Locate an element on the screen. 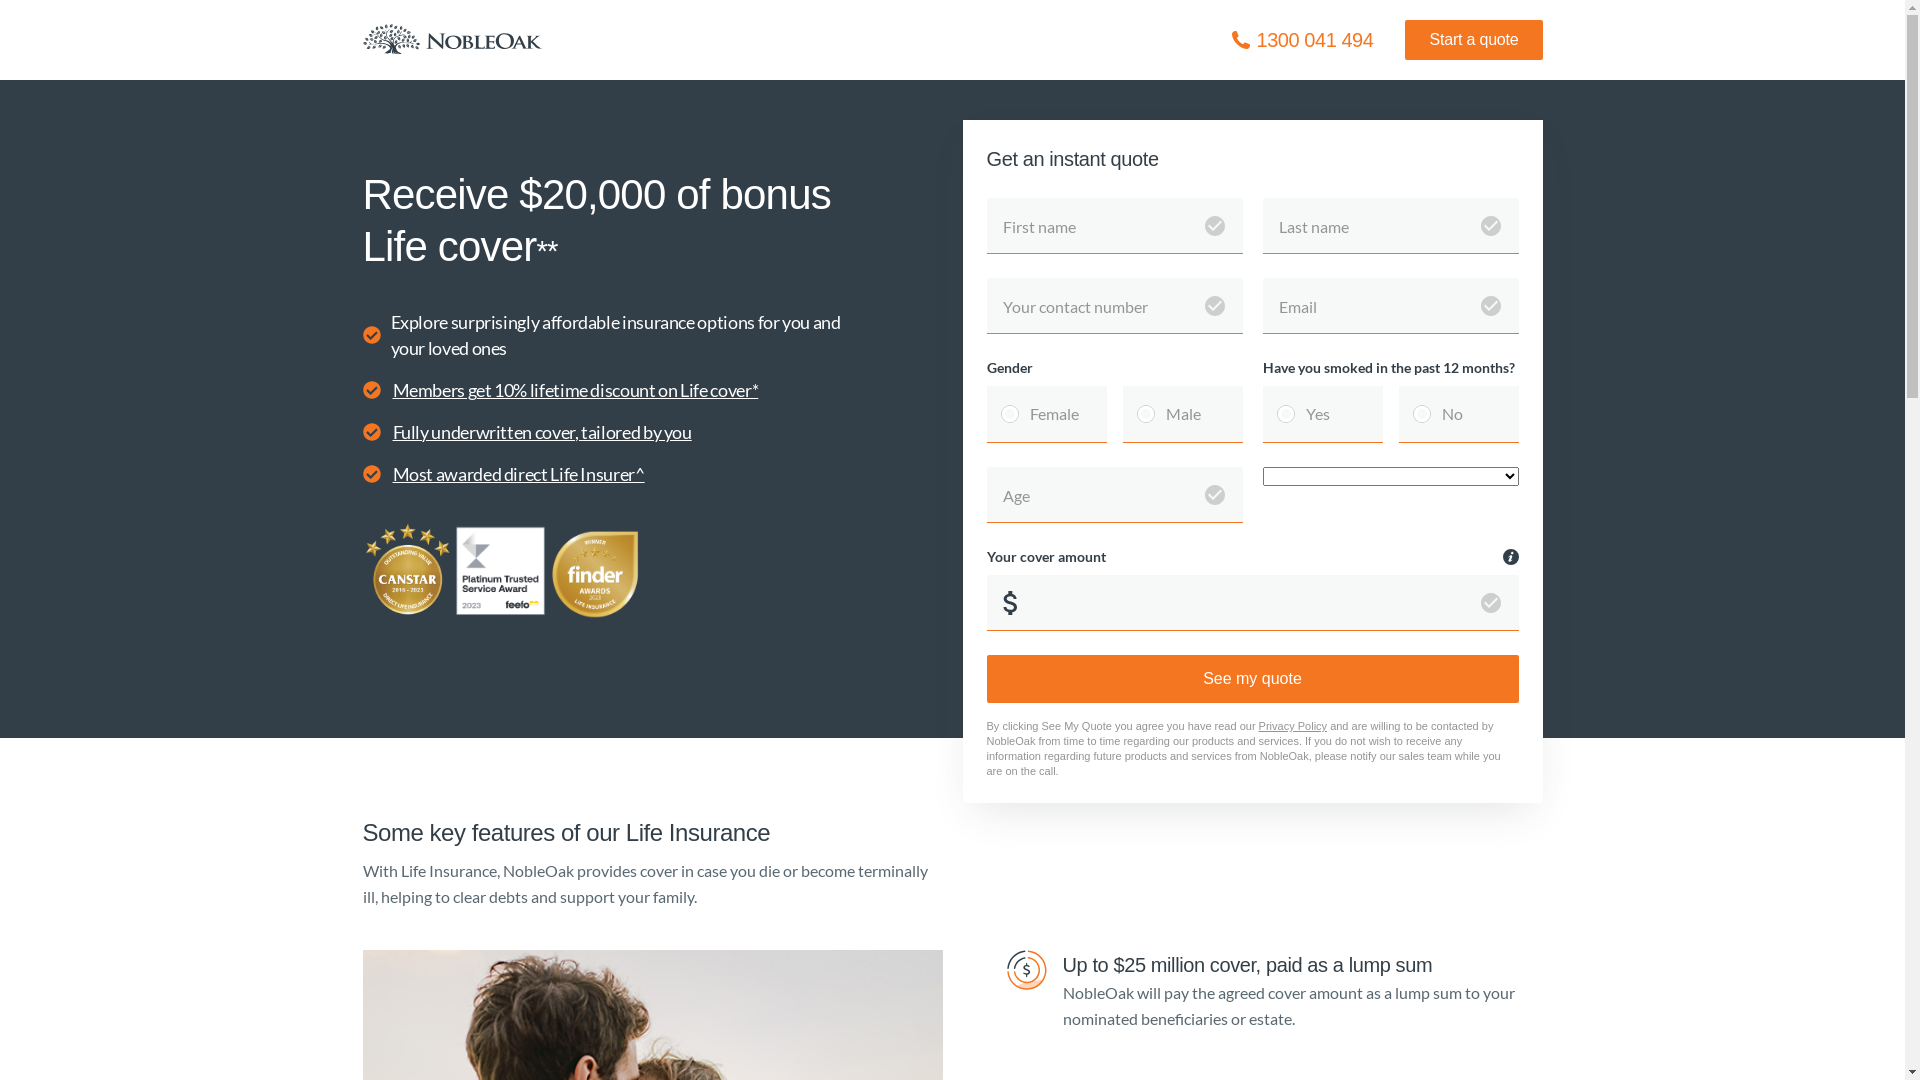 Image resolution: width=1920 pixels, height=1080 pixels. 'Icon / phone is located at coordinates (1227, 39).